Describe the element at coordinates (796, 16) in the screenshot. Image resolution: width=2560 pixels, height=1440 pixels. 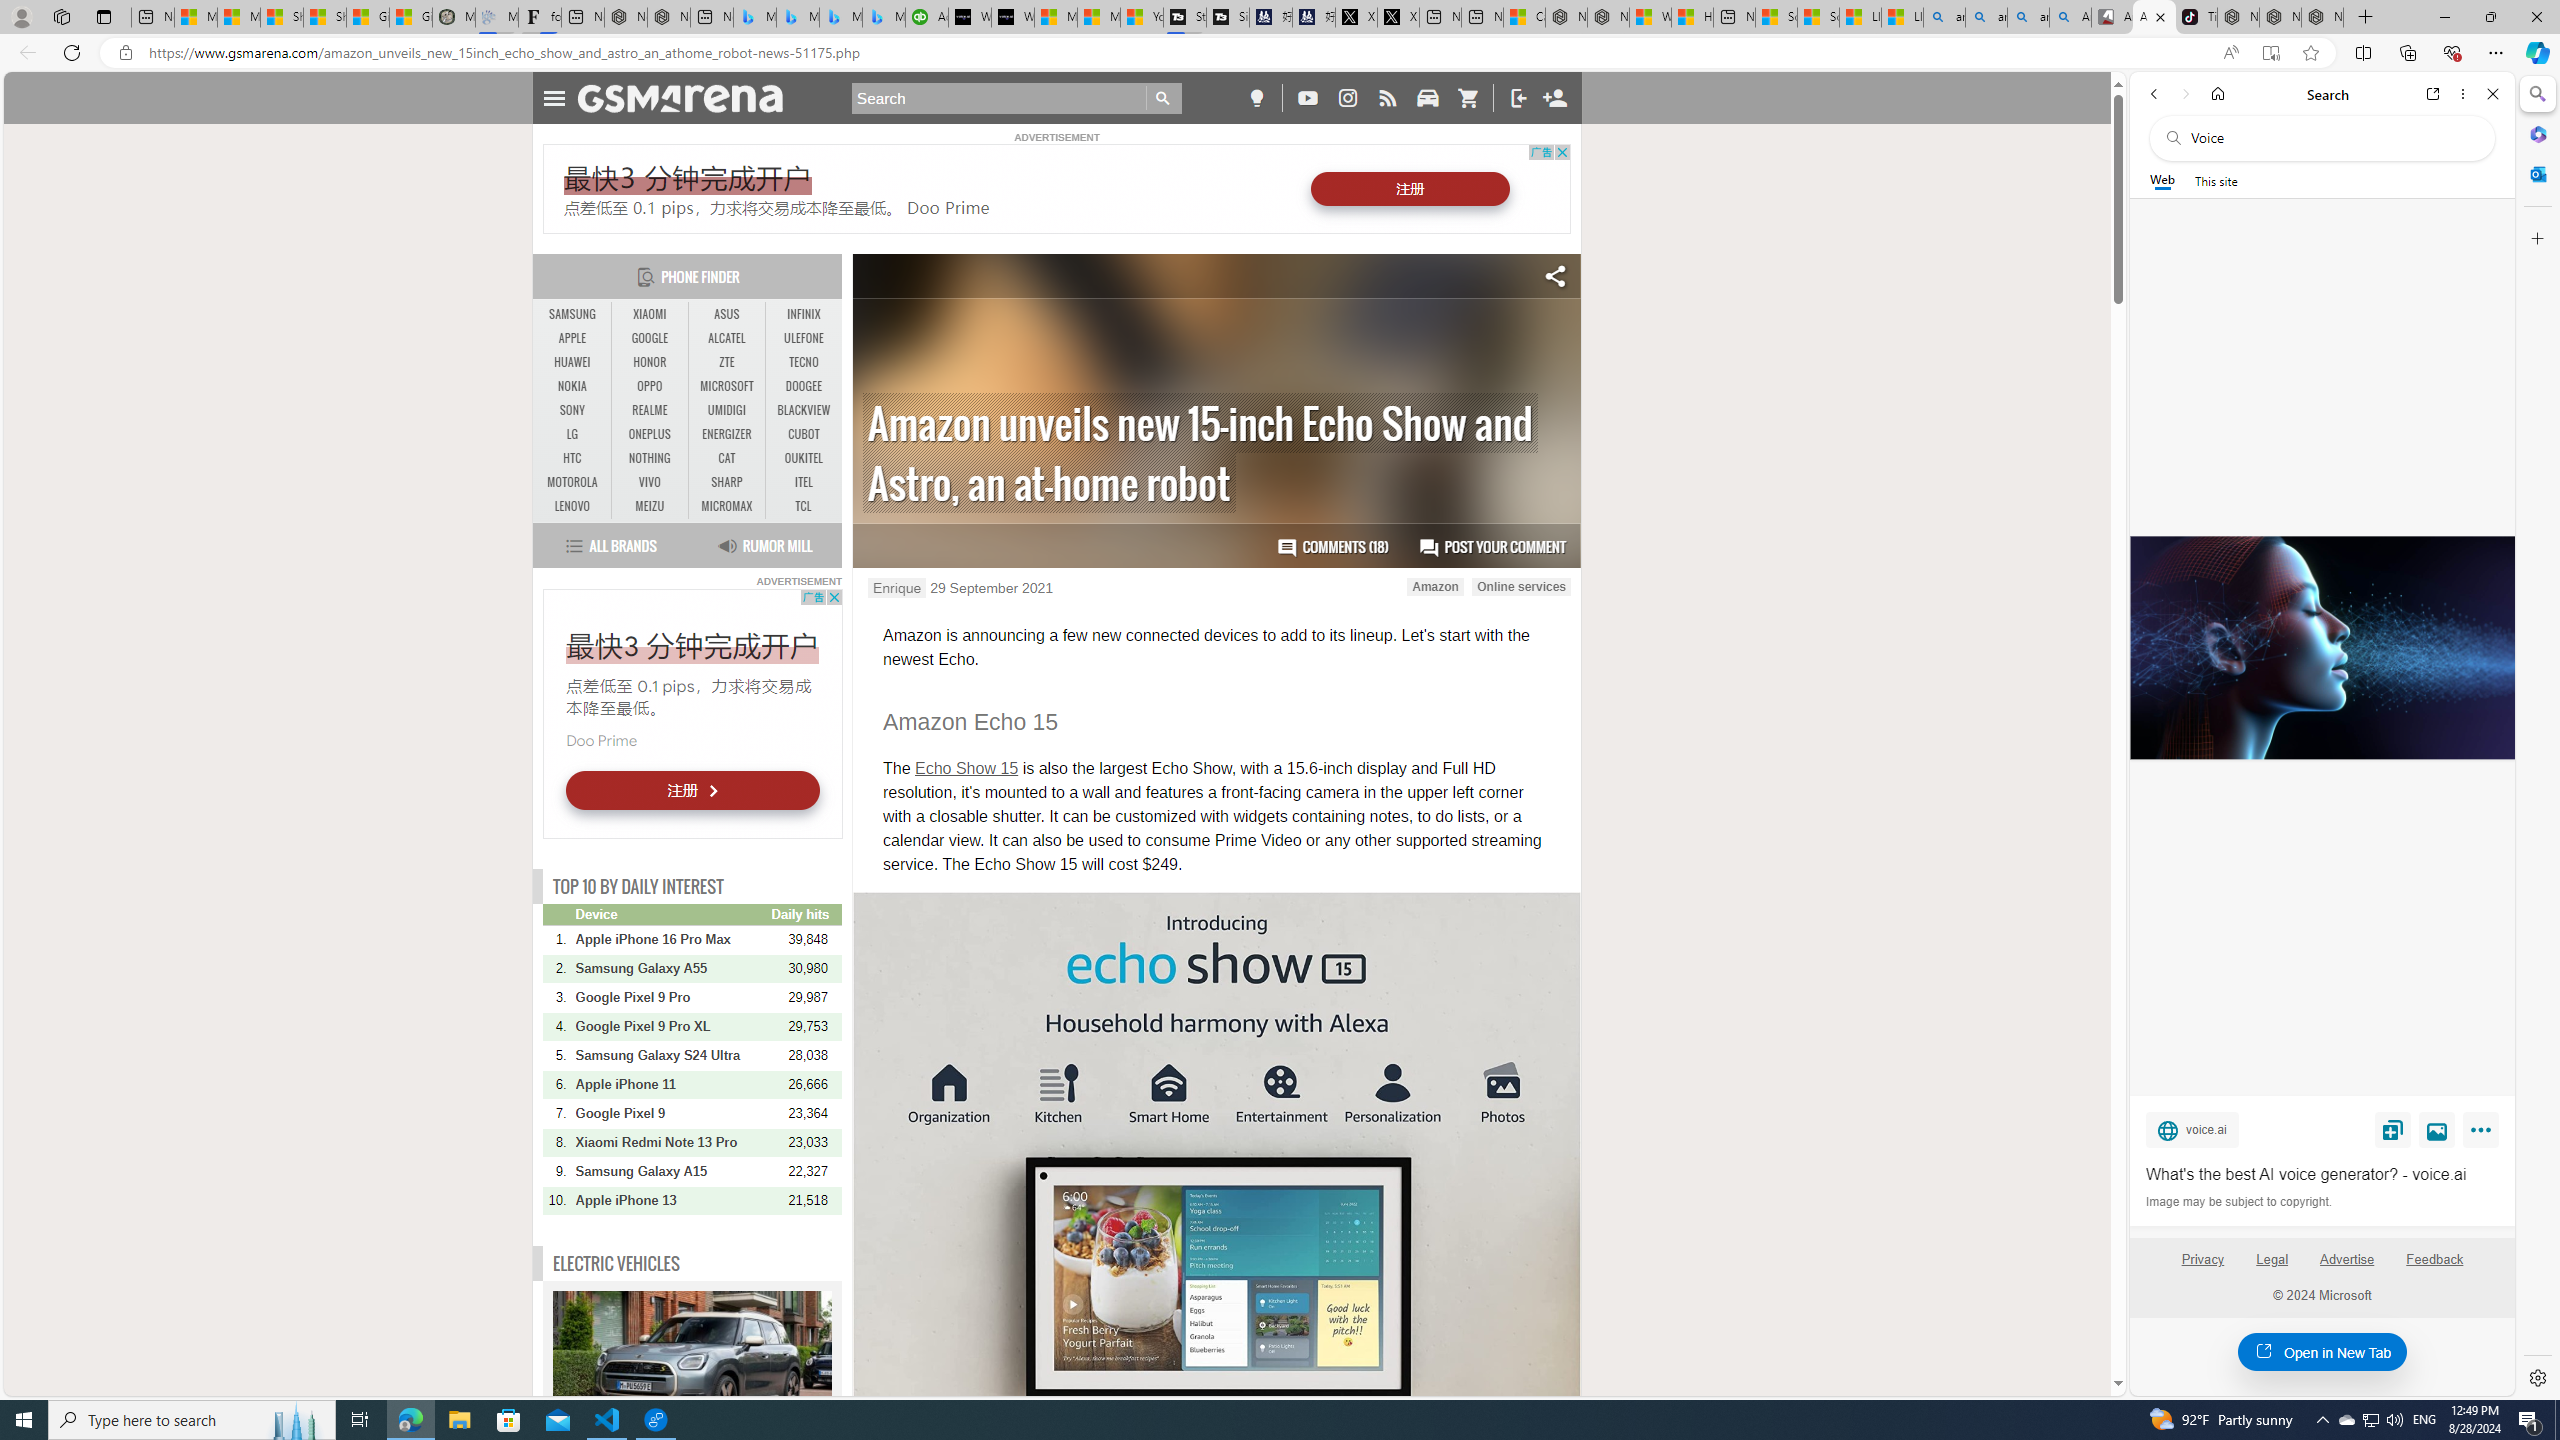
I see `'Microsoft Bing Travel - Stays in Bangkok, Bangkok, Thailand'` at that location.